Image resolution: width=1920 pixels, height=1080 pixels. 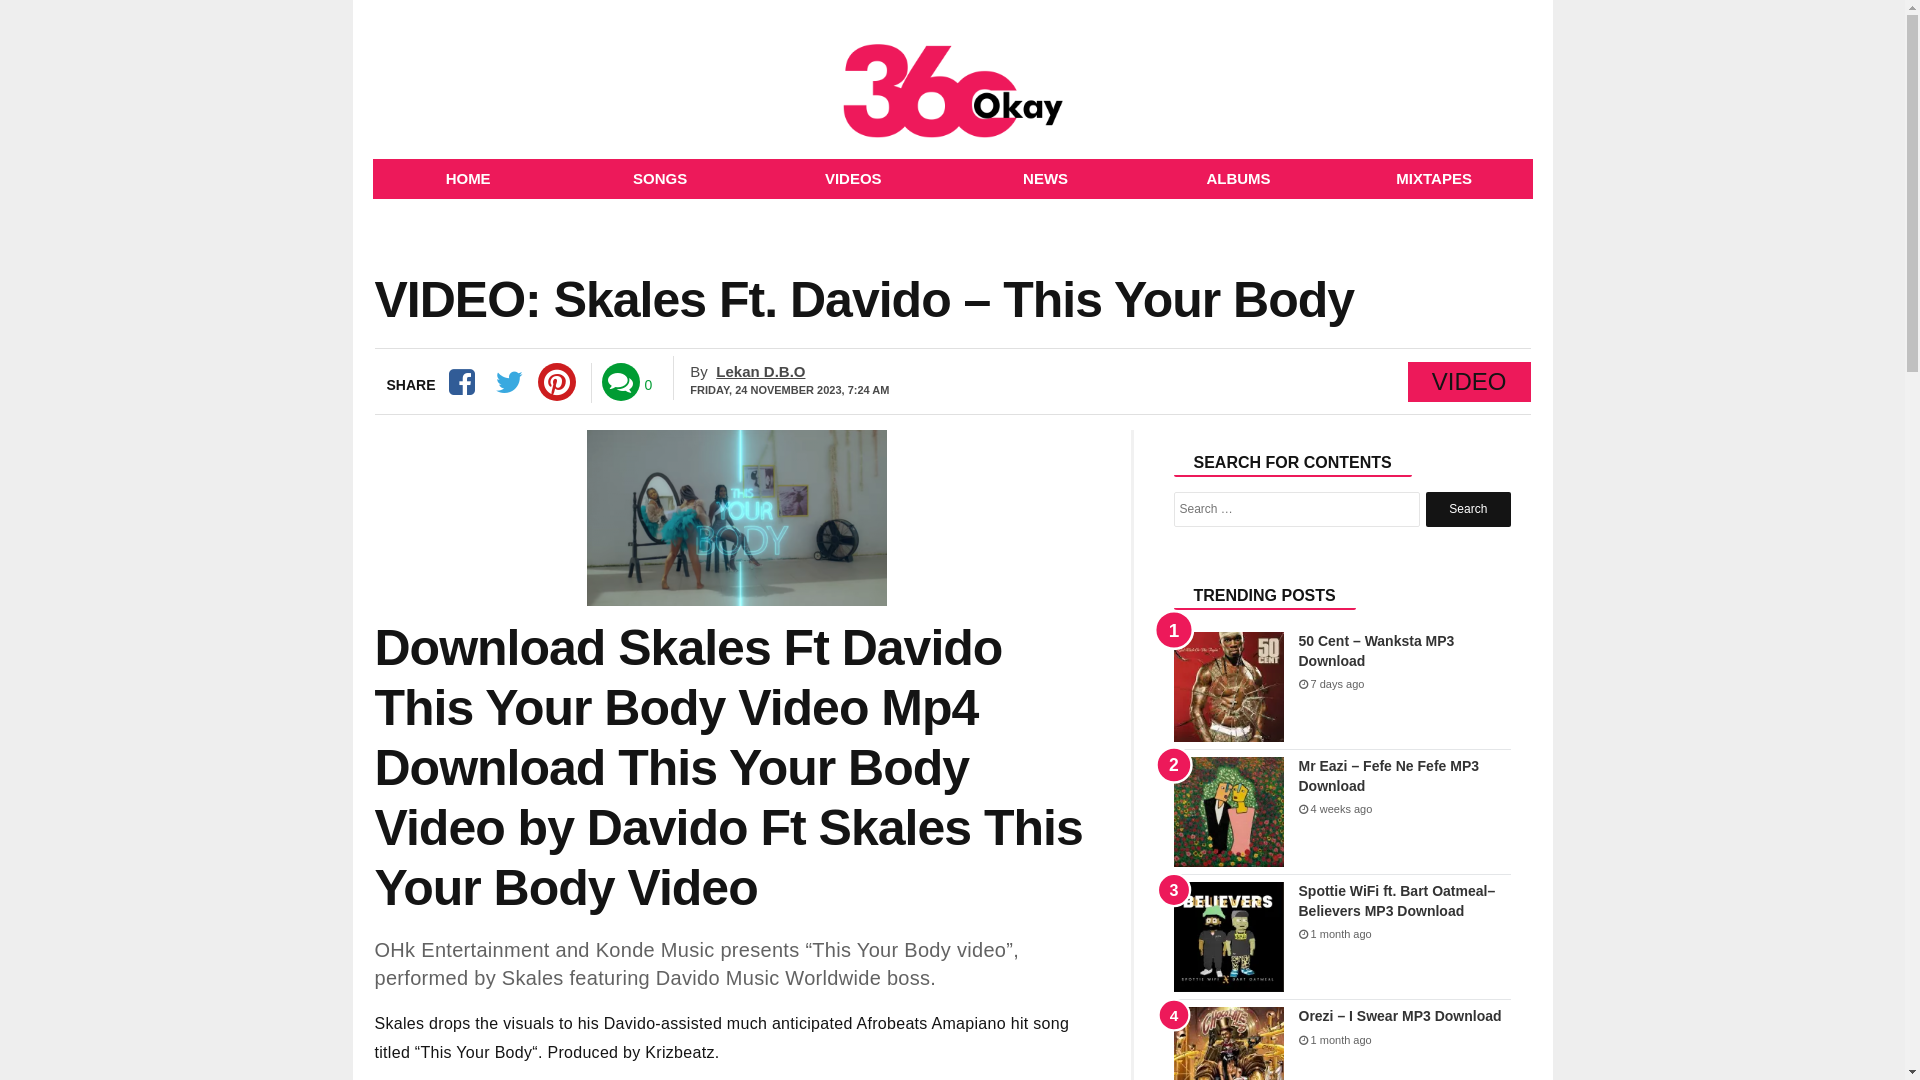 I want to click on 'Comments', so click(x=619, y=381).